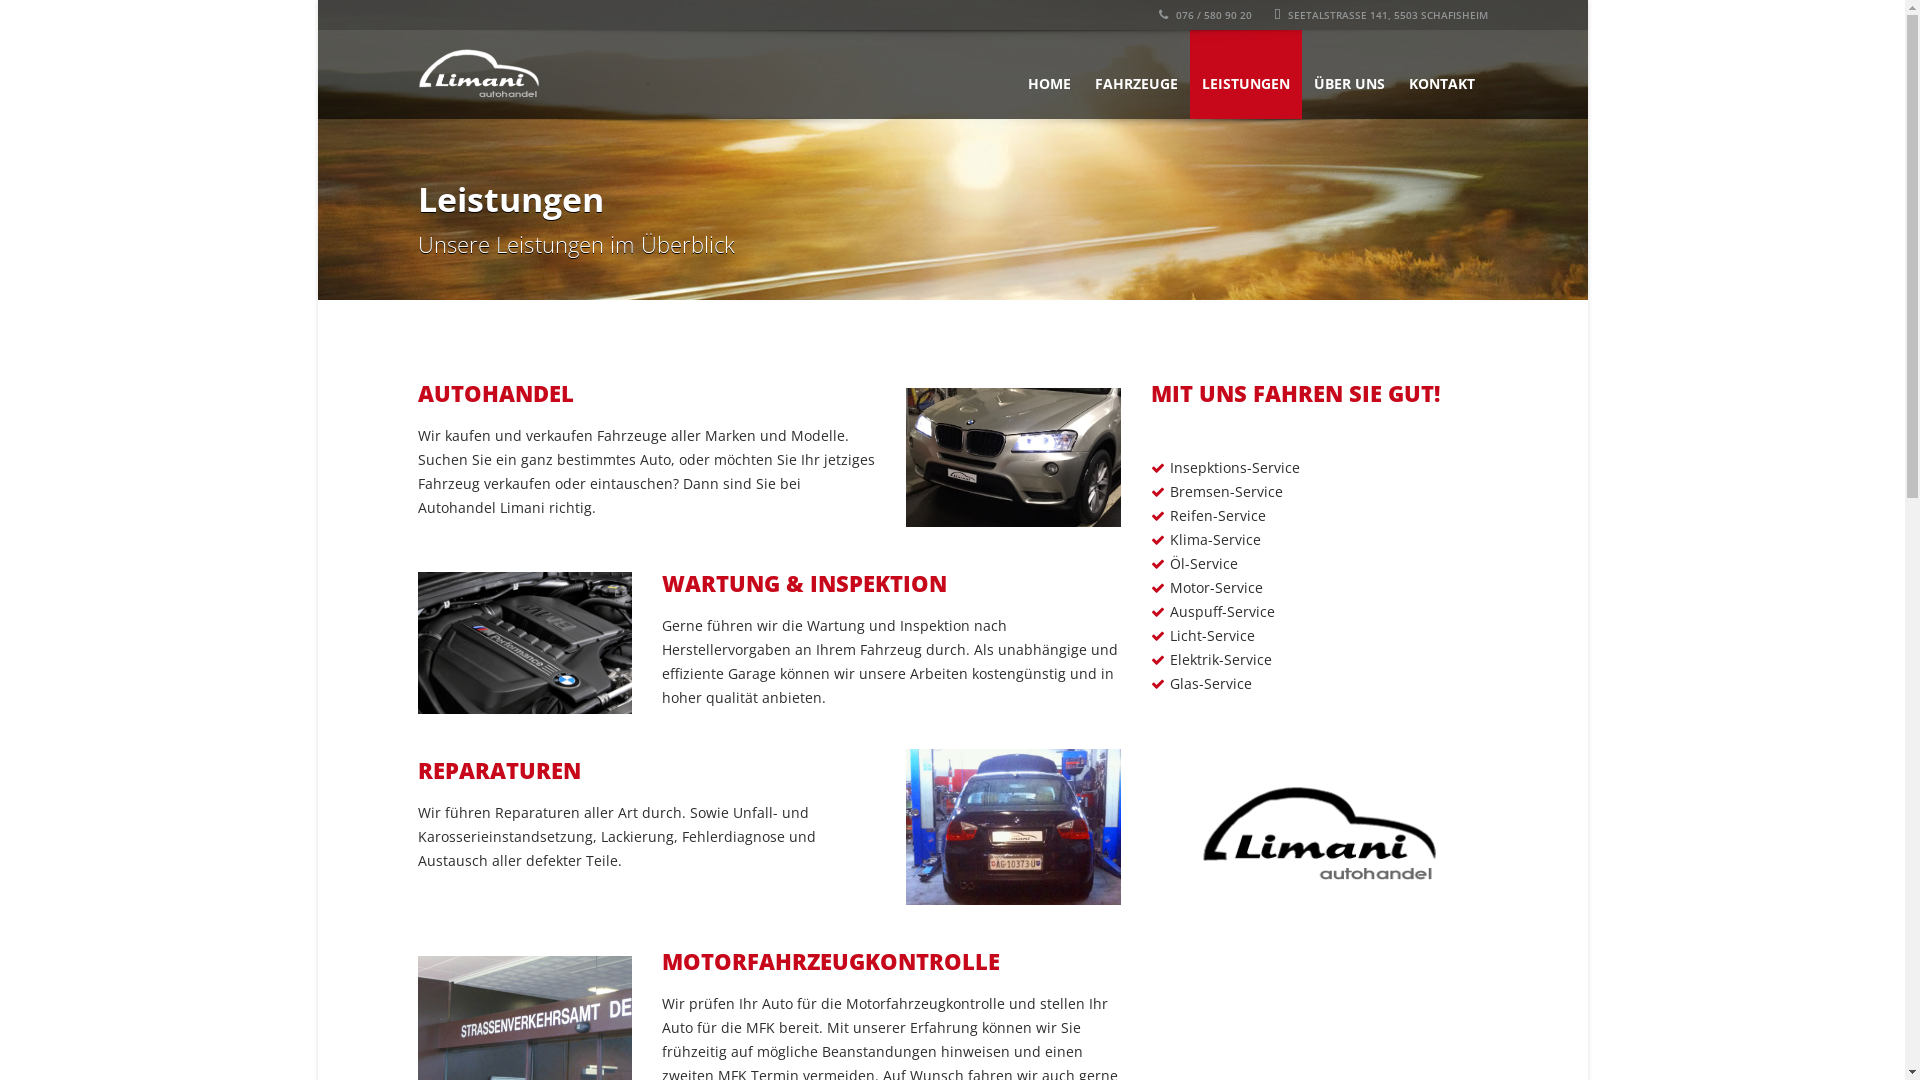 This screenshot has width=1920, height=1080. I want to click on 'FAHRZEUGE', so click(1135, 73).